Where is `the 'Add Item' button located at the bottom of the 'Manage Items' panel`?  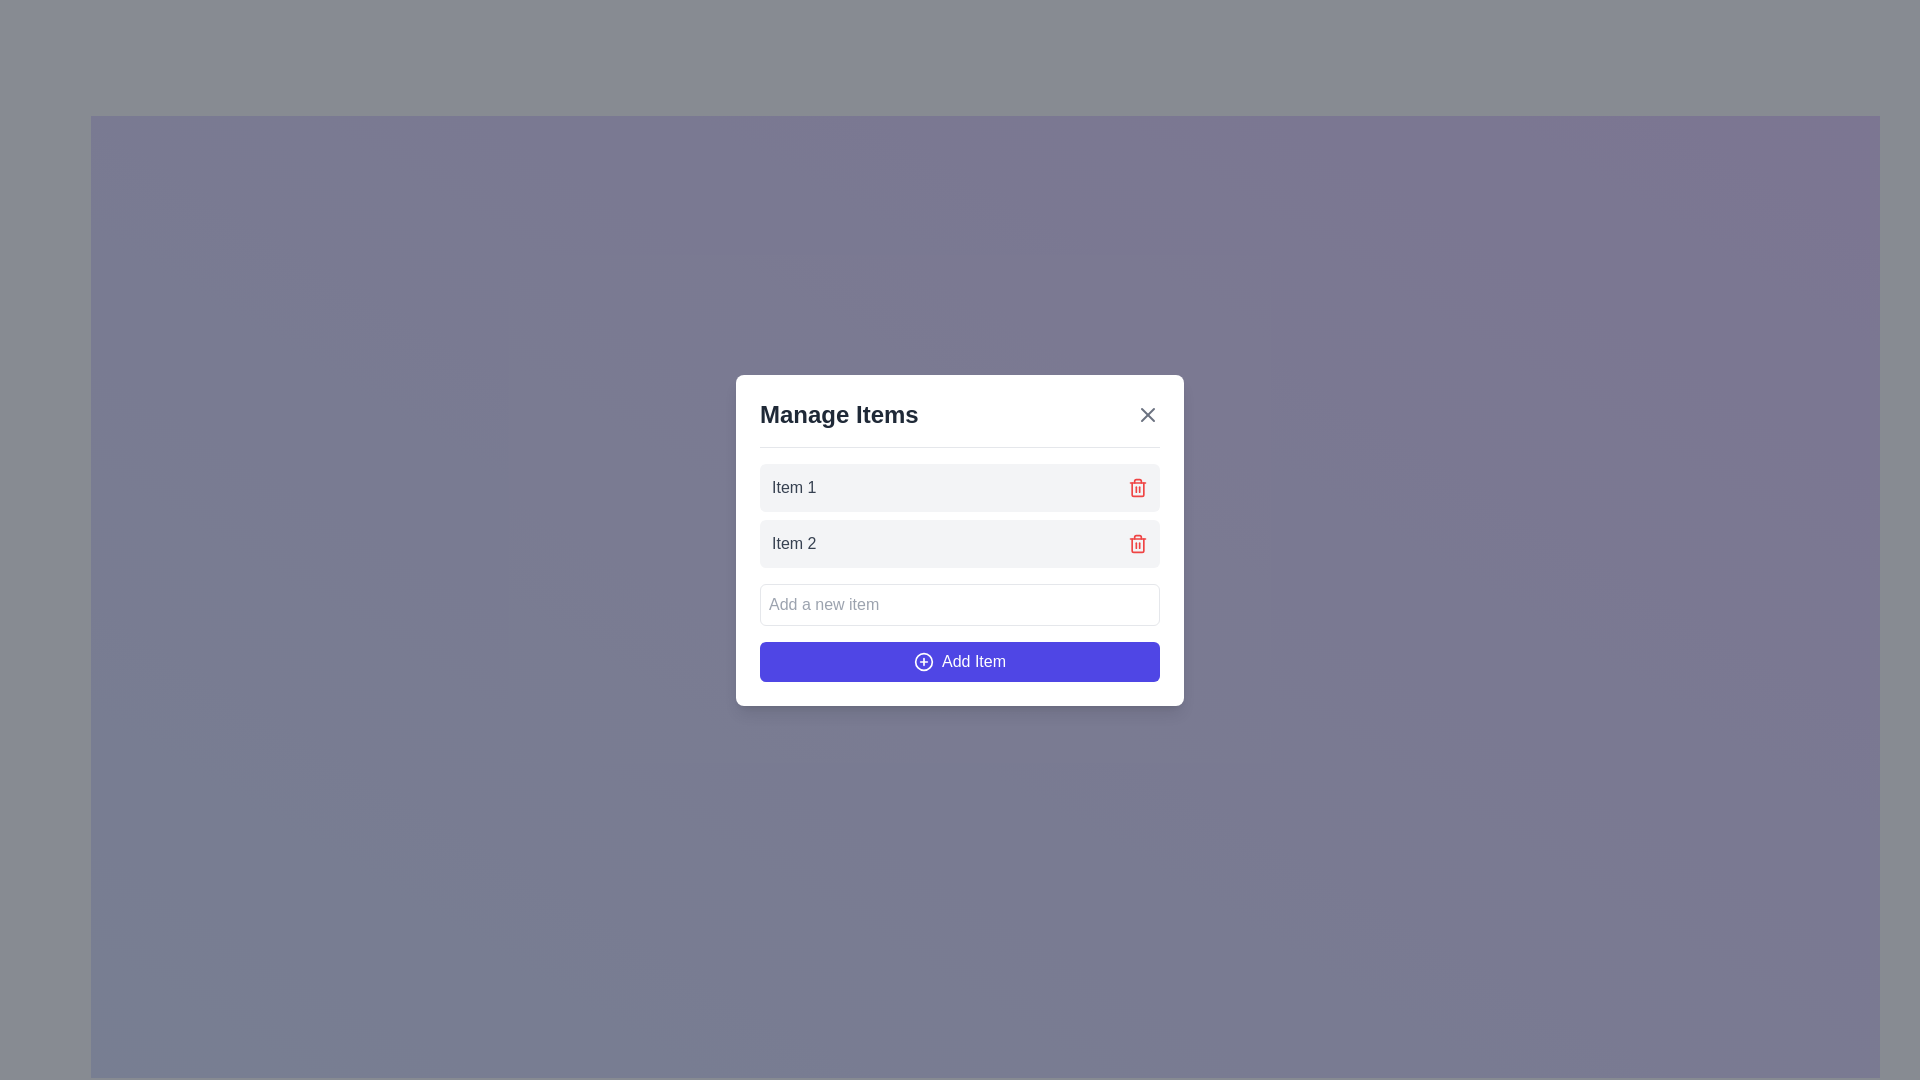 the 'Add Item' button located at the bottom of the 'Manage Items' panel is located at coordinates (960, 661).